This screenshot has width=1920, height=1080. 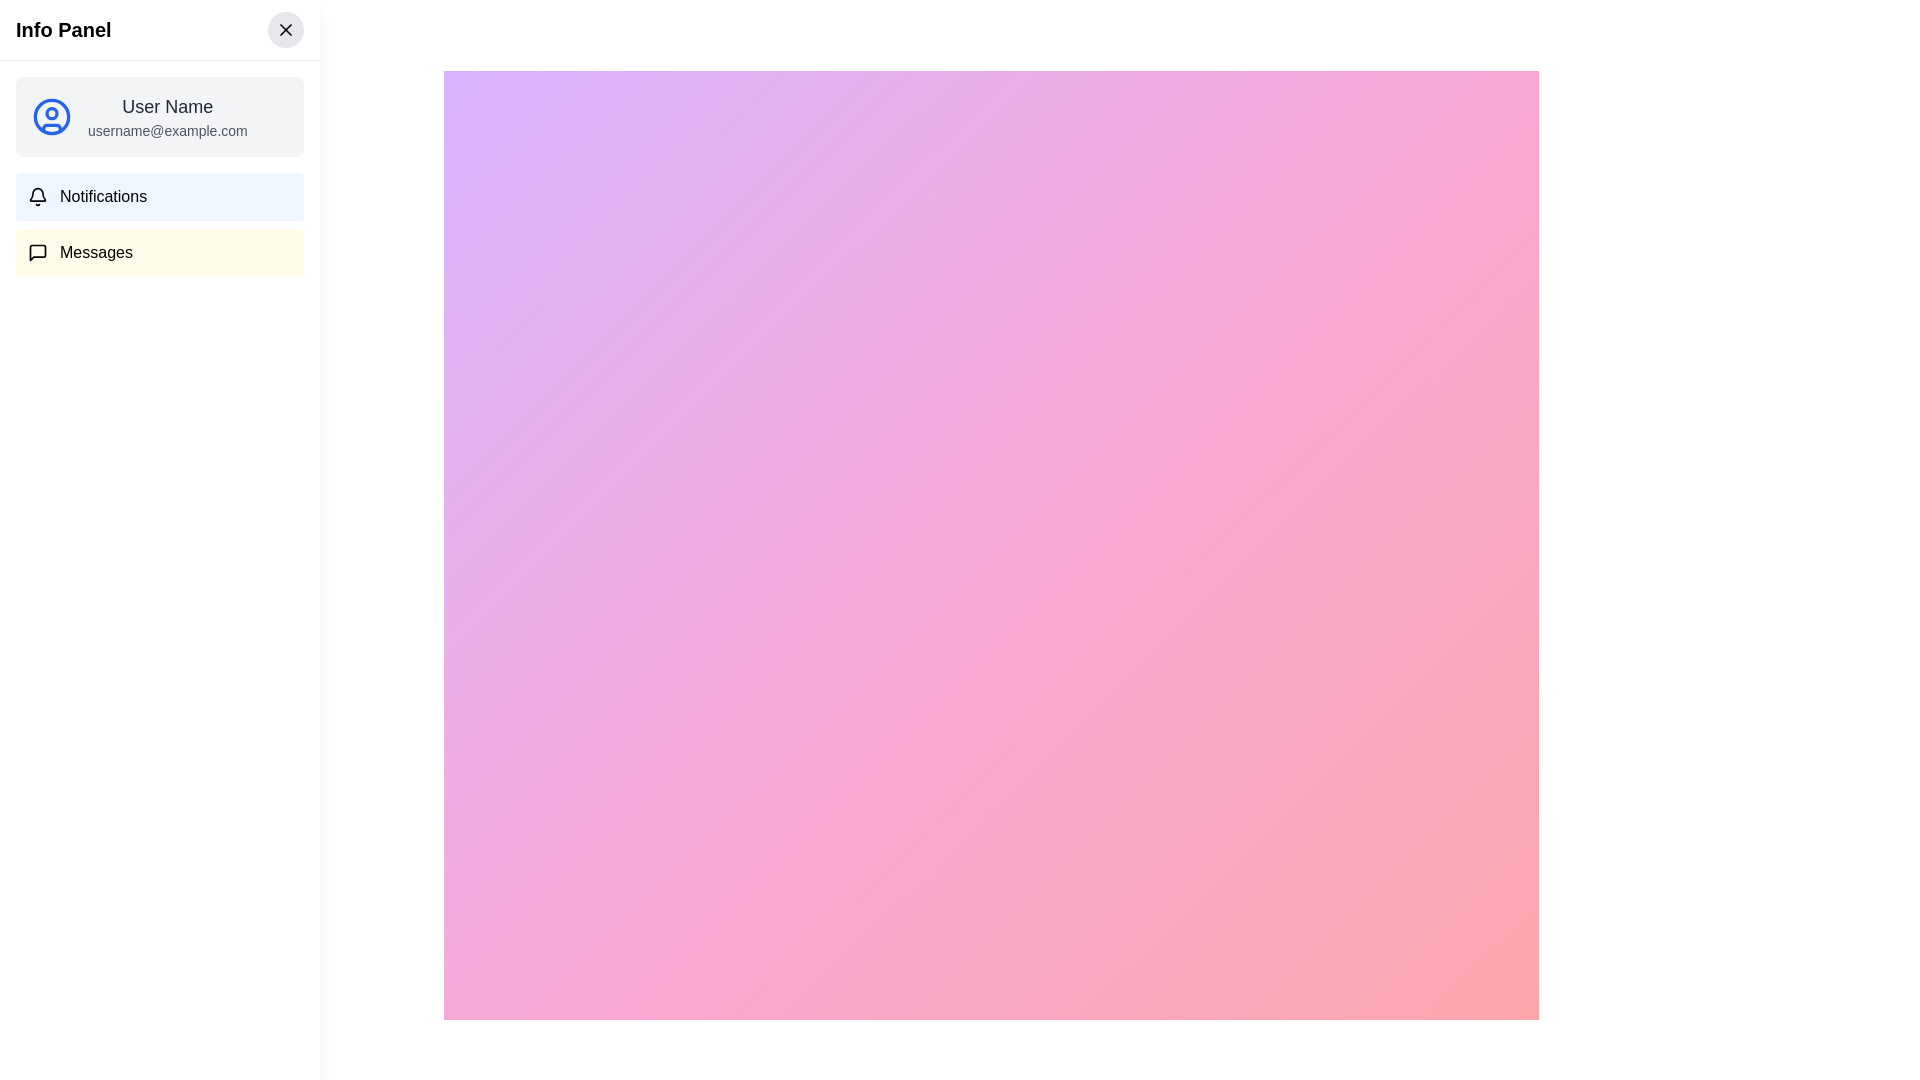 What do you see at coordinates (158, 116) in the screenshot?
I see `the user info card displaying the username and email address located` at bounding box center [158, 116].